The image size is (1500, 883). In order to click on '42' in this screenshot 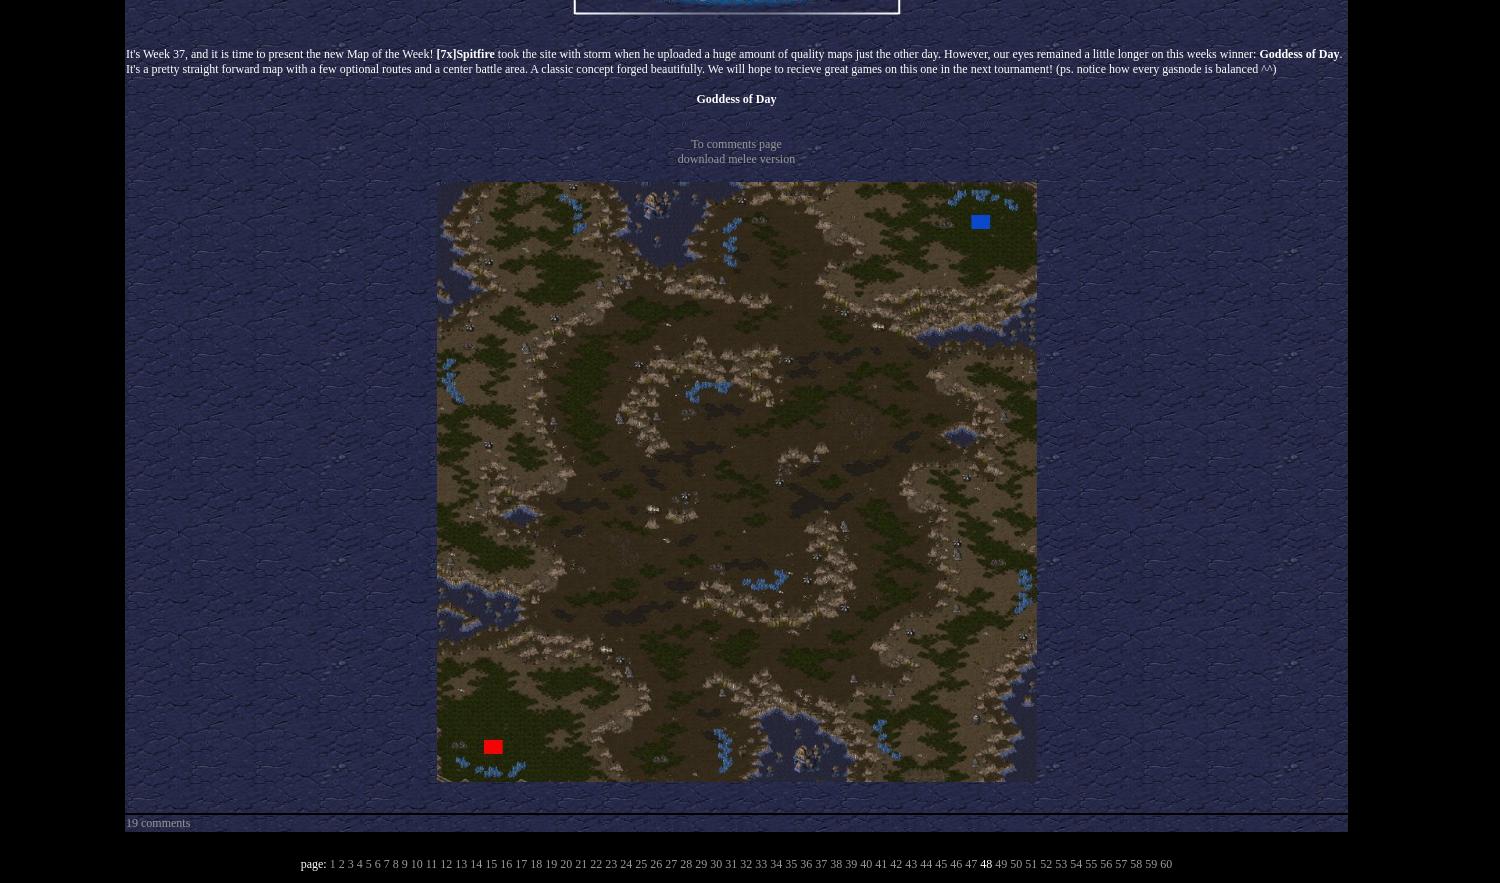, I will do `click(895, 863)`.